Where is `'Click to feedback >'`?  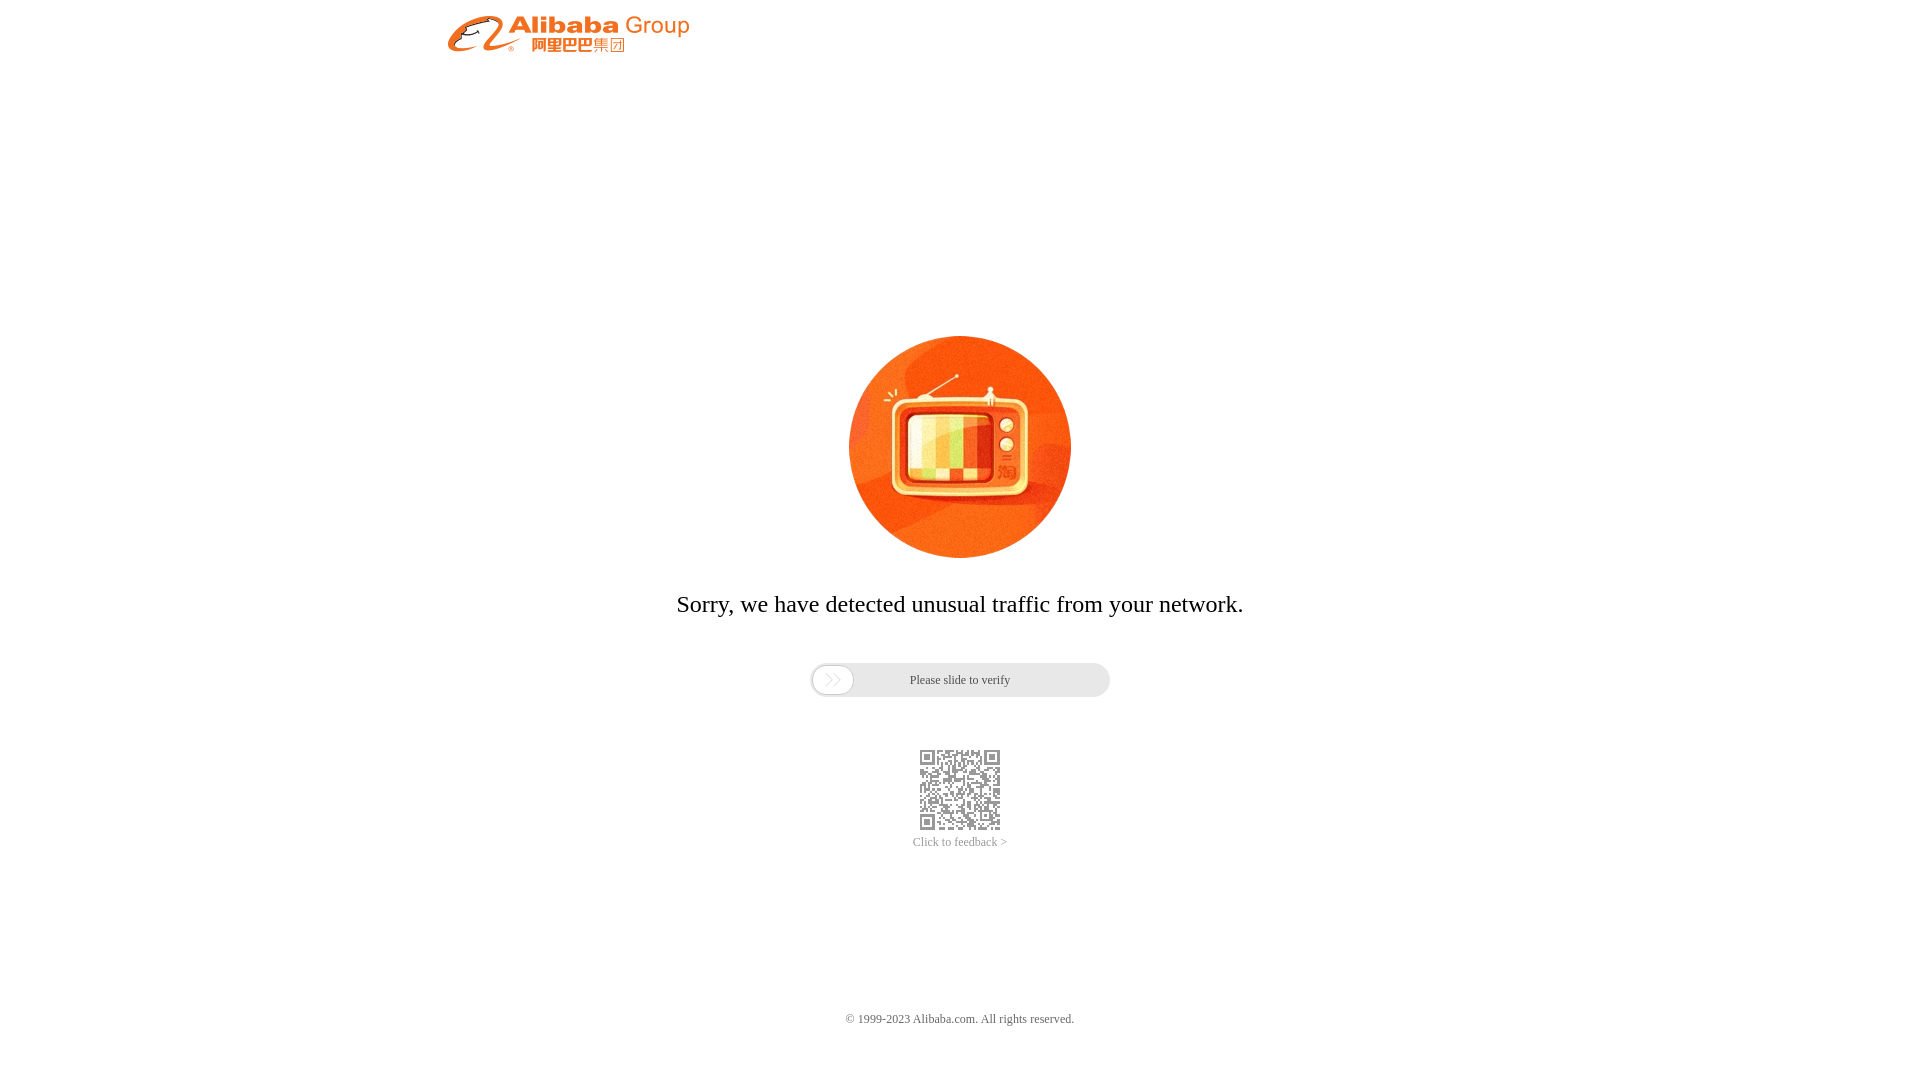
'Click to feedback >' is located at coordinates (960, 842).